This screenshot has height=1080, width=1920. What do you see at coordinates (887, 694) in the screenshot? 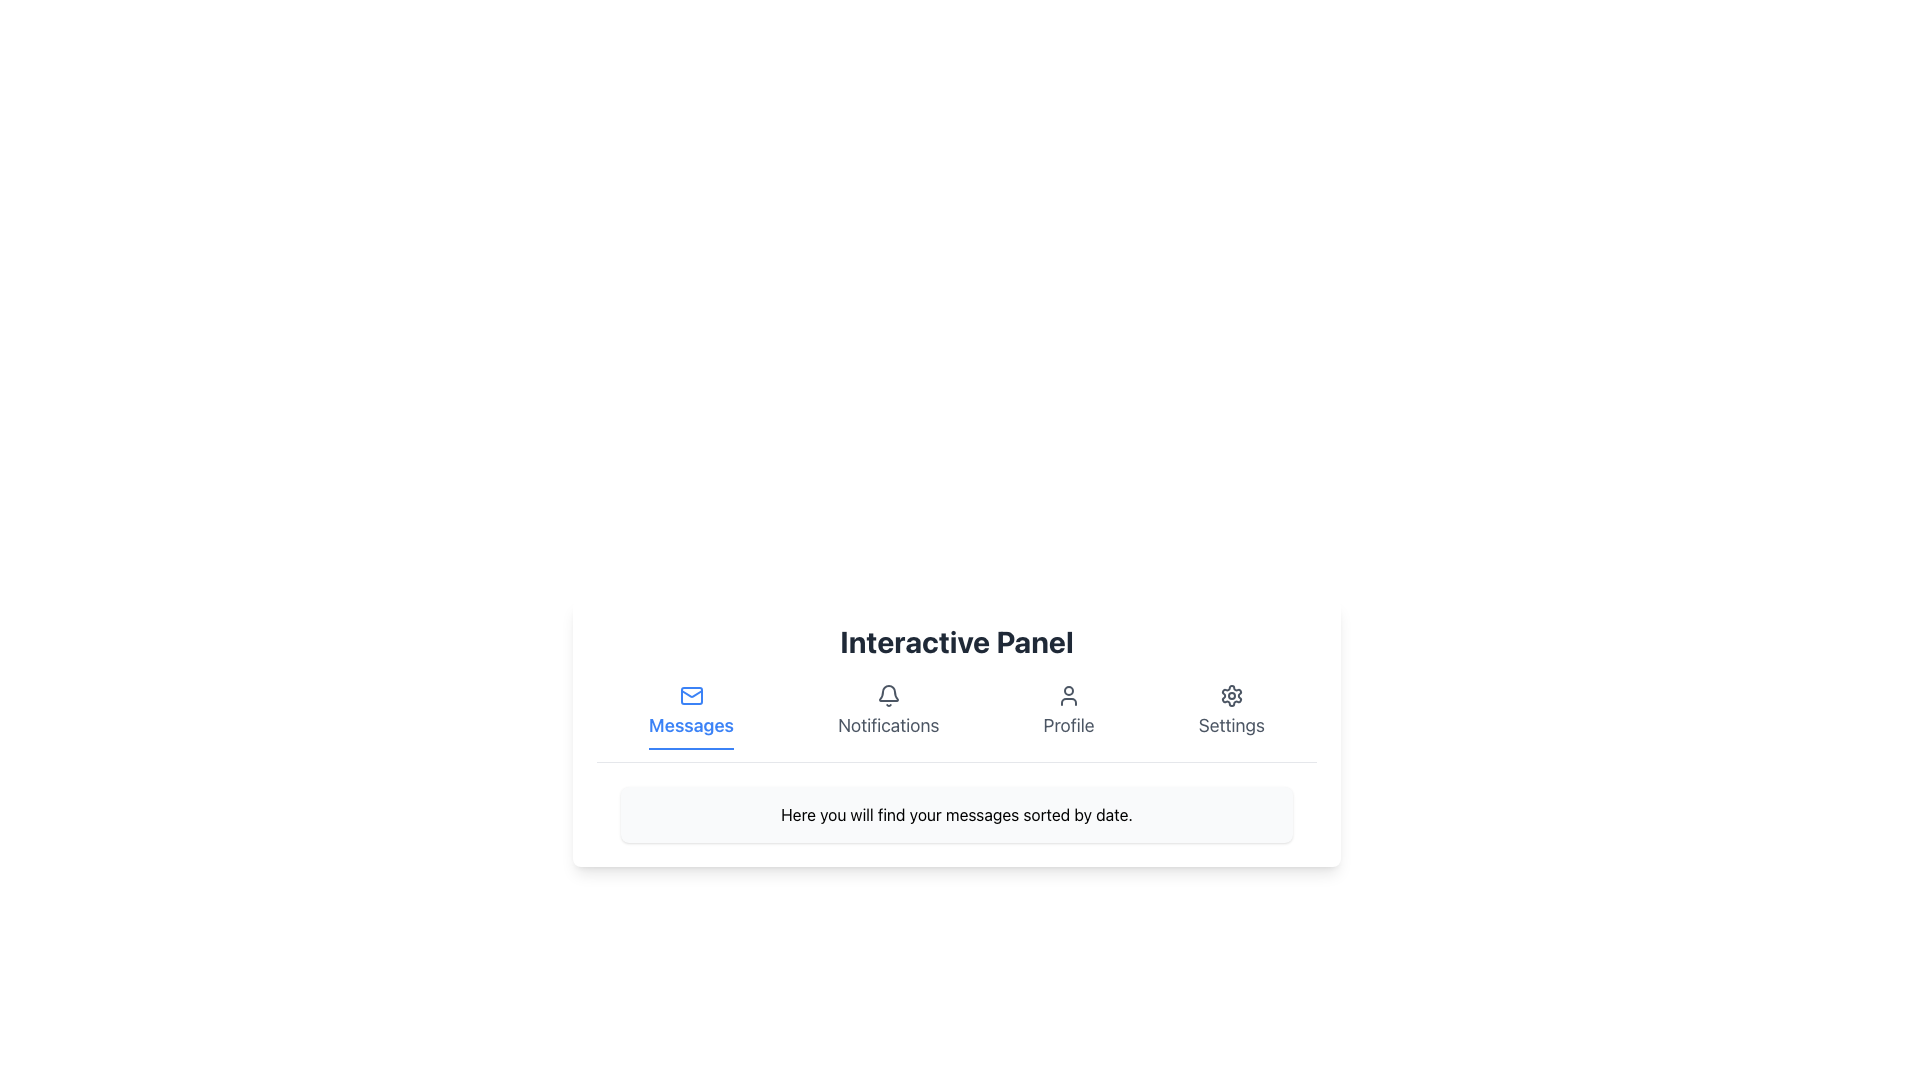
I see `the bell icon in the Notifications section, which represents notifications or alerts` at bounding box center [887, 694].